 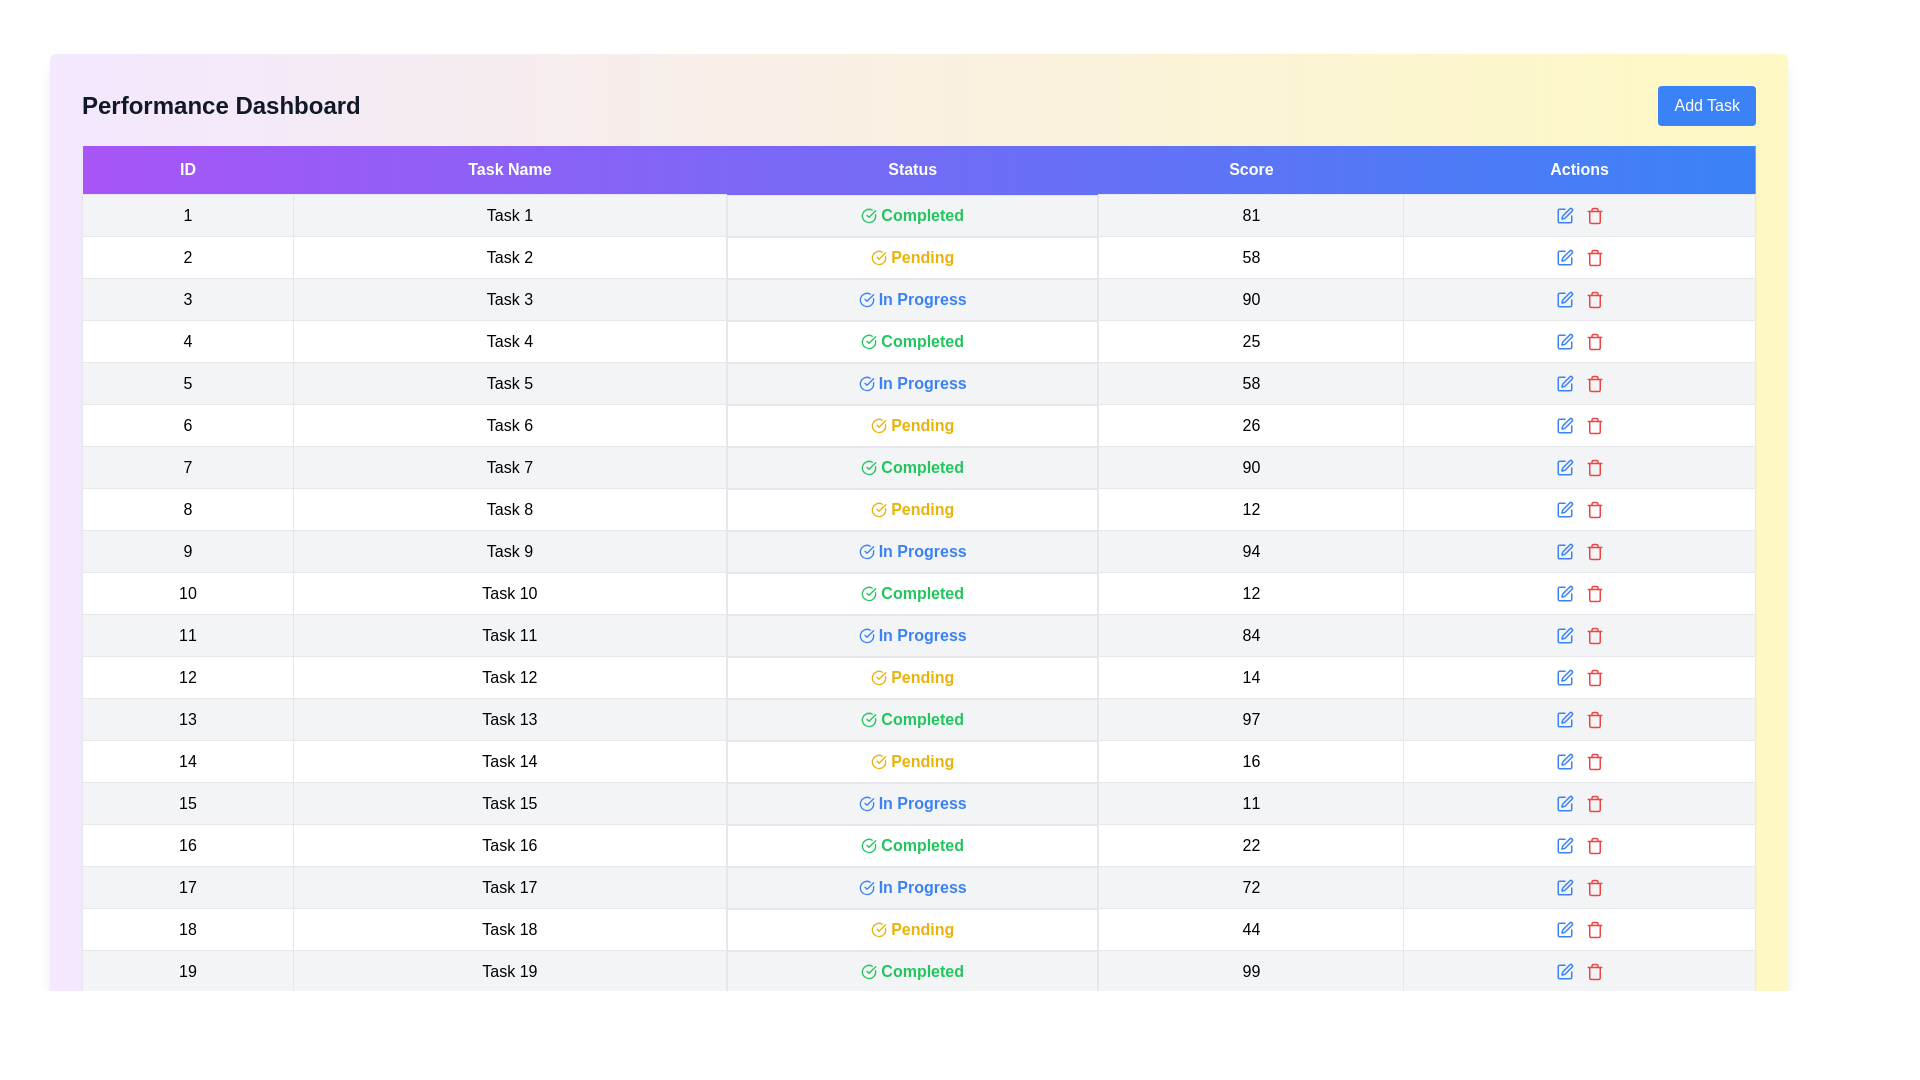 I want to click on the column header to sort the table by Status, so click(x=911, y=169).